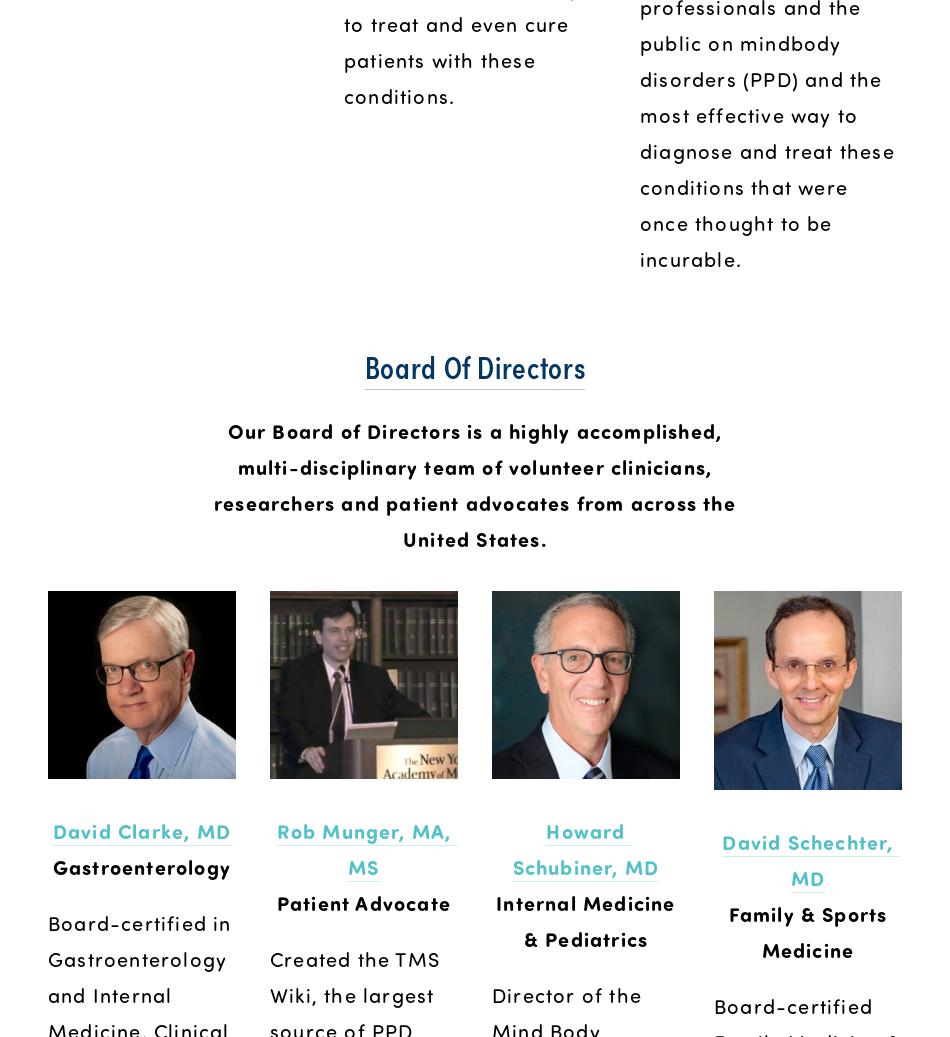 The width and height of the screenshot is (950, 1037). What do you see at coordinates (141, 865) in the screenshot?
I see `'Gastroenterology'` at bounding box center [141, 865].